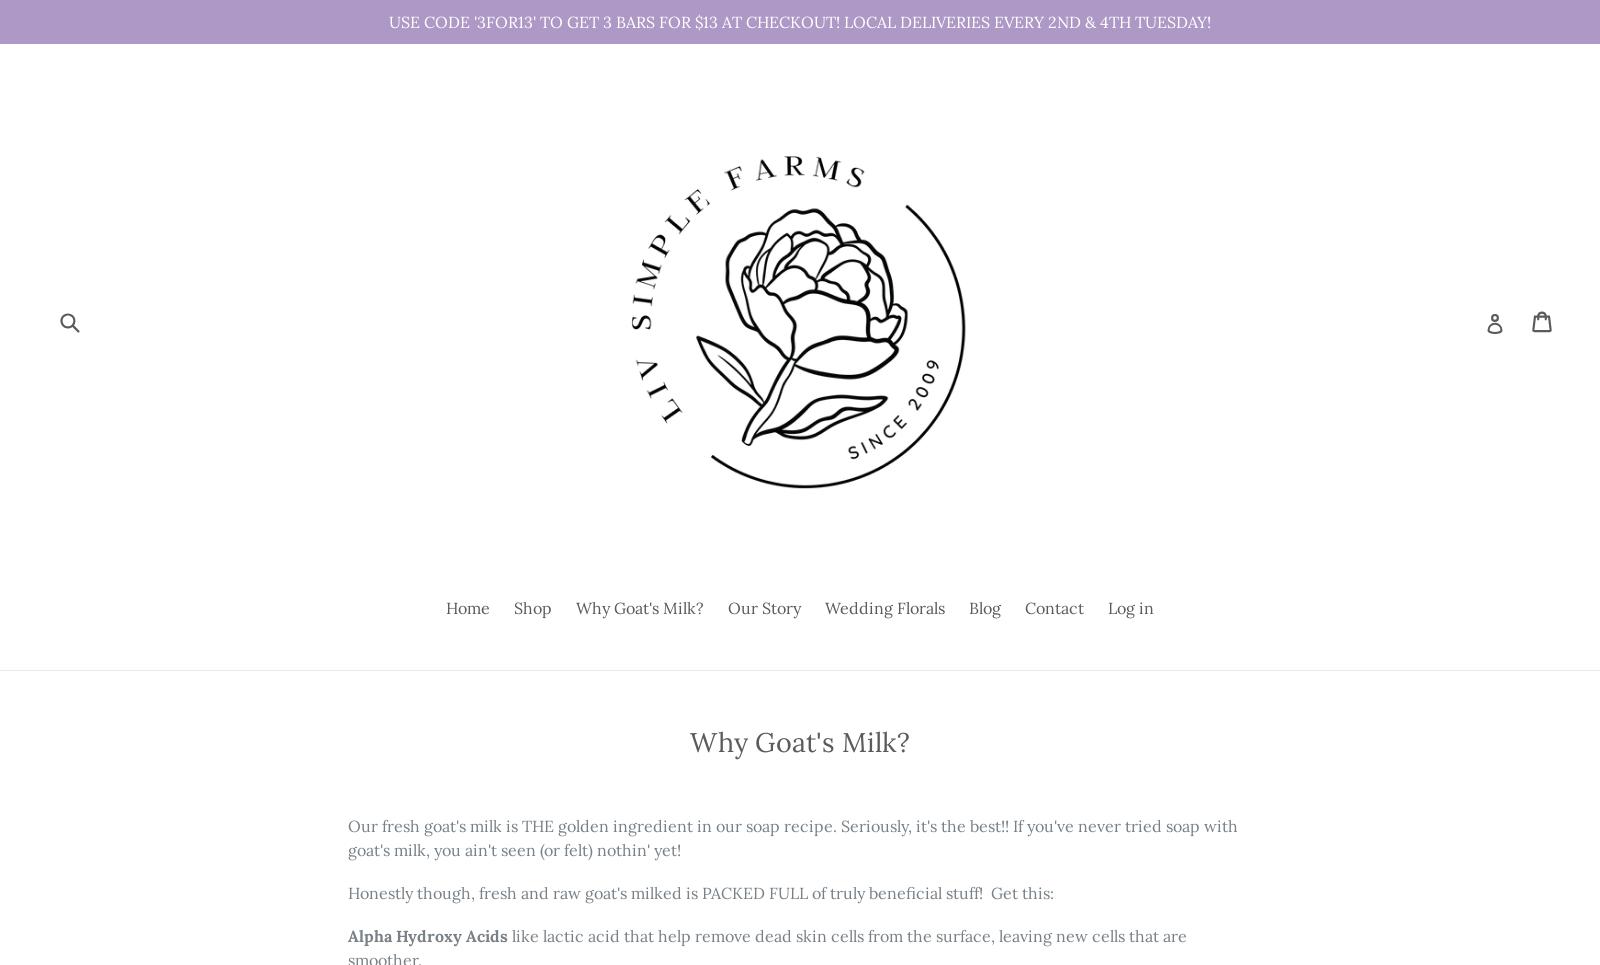  What do you see at coordinates (700, 891) in the screenshot?
I see `'Honestly though, fresh and raw goat's milked is PACKED FULL of truly beneficial stuff!  Get this:'` at bounding box center [700, 891].